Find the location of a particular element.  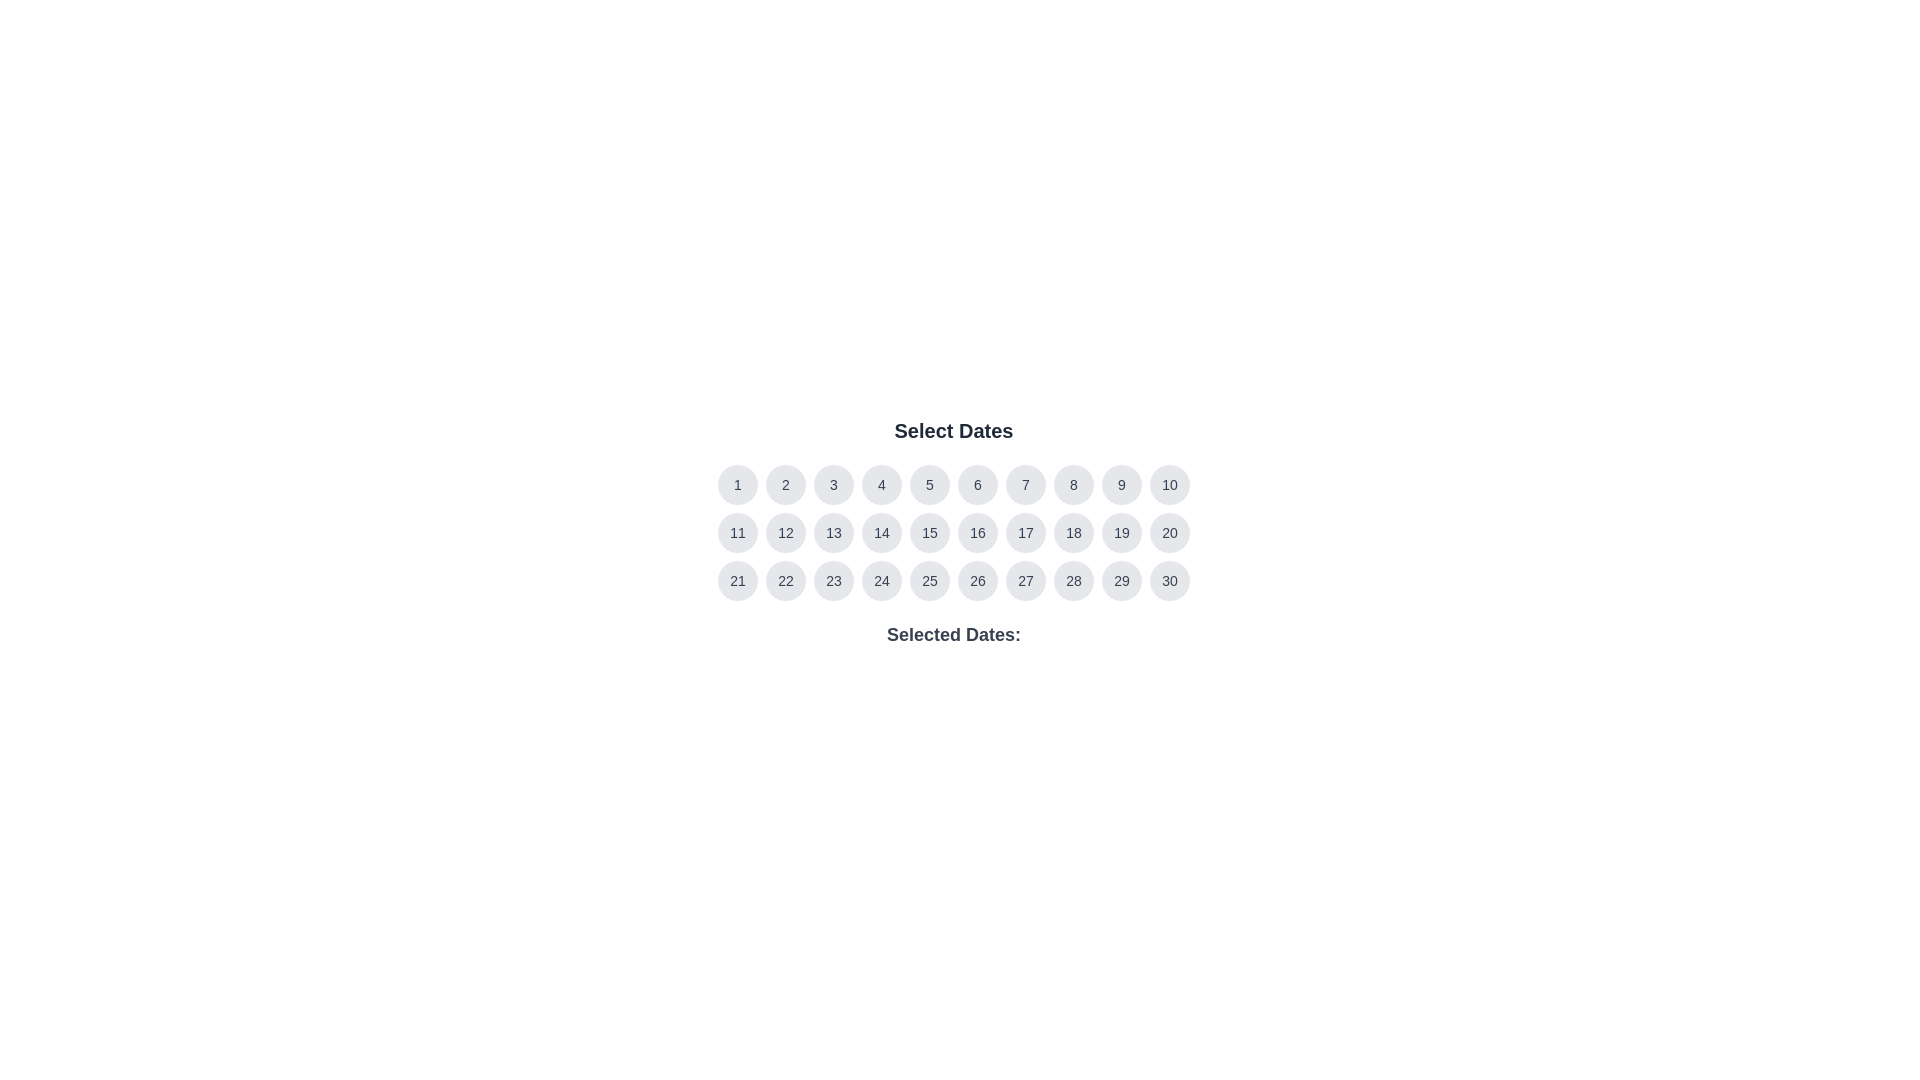

the interactive button for selecting the date '17', which is the 7th item in the third row of a grid of circular buttons is located at coordinates (1026, 531).